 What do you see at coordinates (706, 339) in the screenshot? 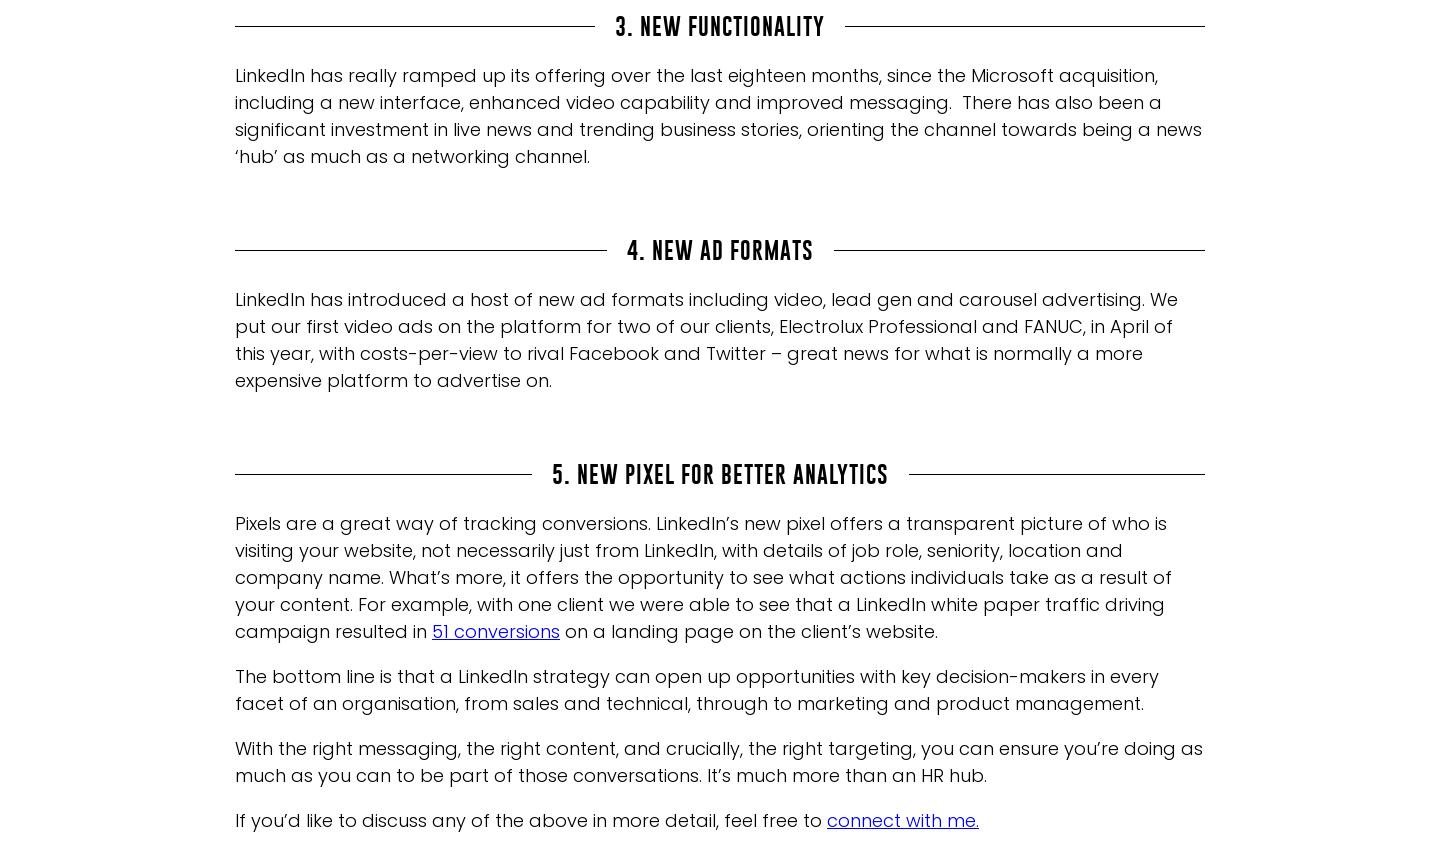
I see `'LinkedIn has introduced a host of new ad formats including video, lead gen and carousel advertising. We put our first video ads on the platform for two of our clients, Electrolux Professional and FANUC, in April of this year, with costs-per-view to rival Facebook and Twitter – great news for what is normally a more expensive platform to advertise on.'` at bounding box center [706, 339].